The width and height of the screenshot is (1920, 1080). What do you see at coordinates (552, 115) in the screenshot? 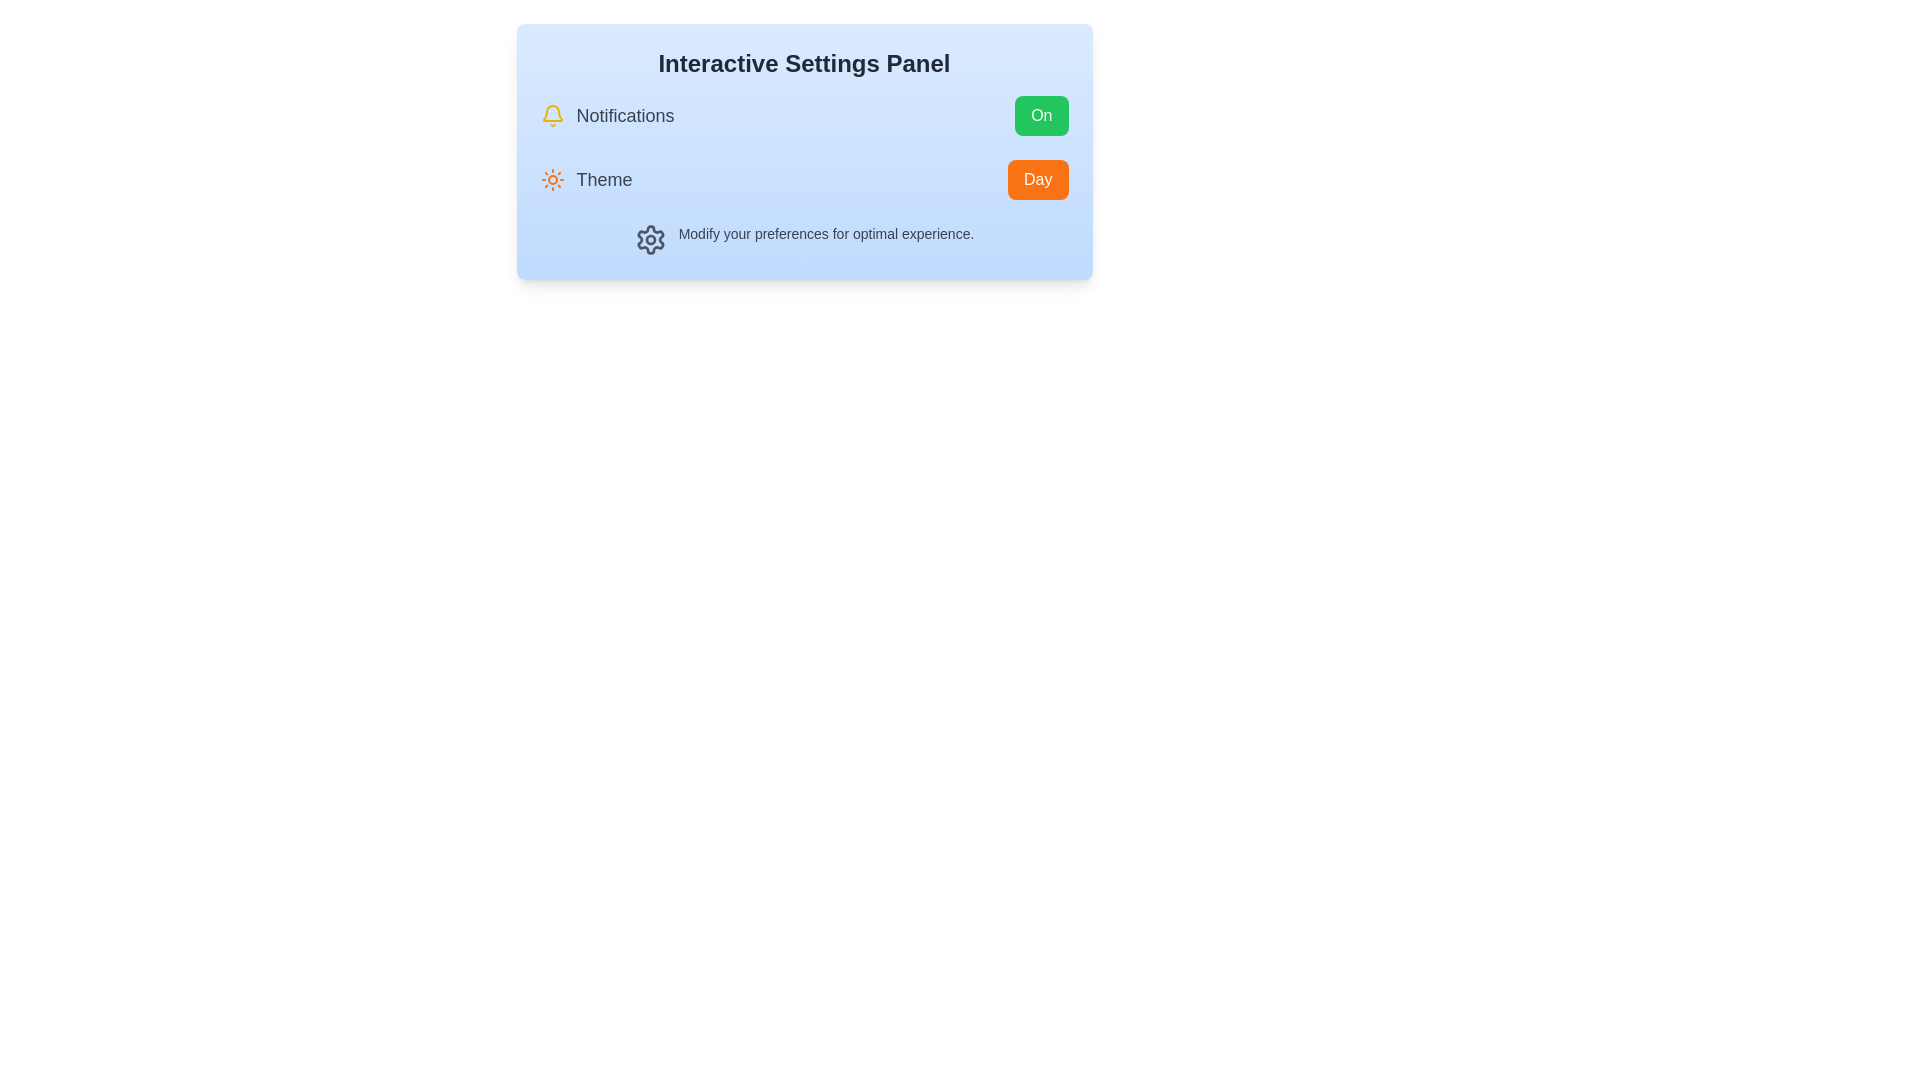
I see `the Notifications icon, which visually represents the Notifications option in the Interactive Settings Panel, located next to the text label 'Notifications'` at bounding box center [552, 115].